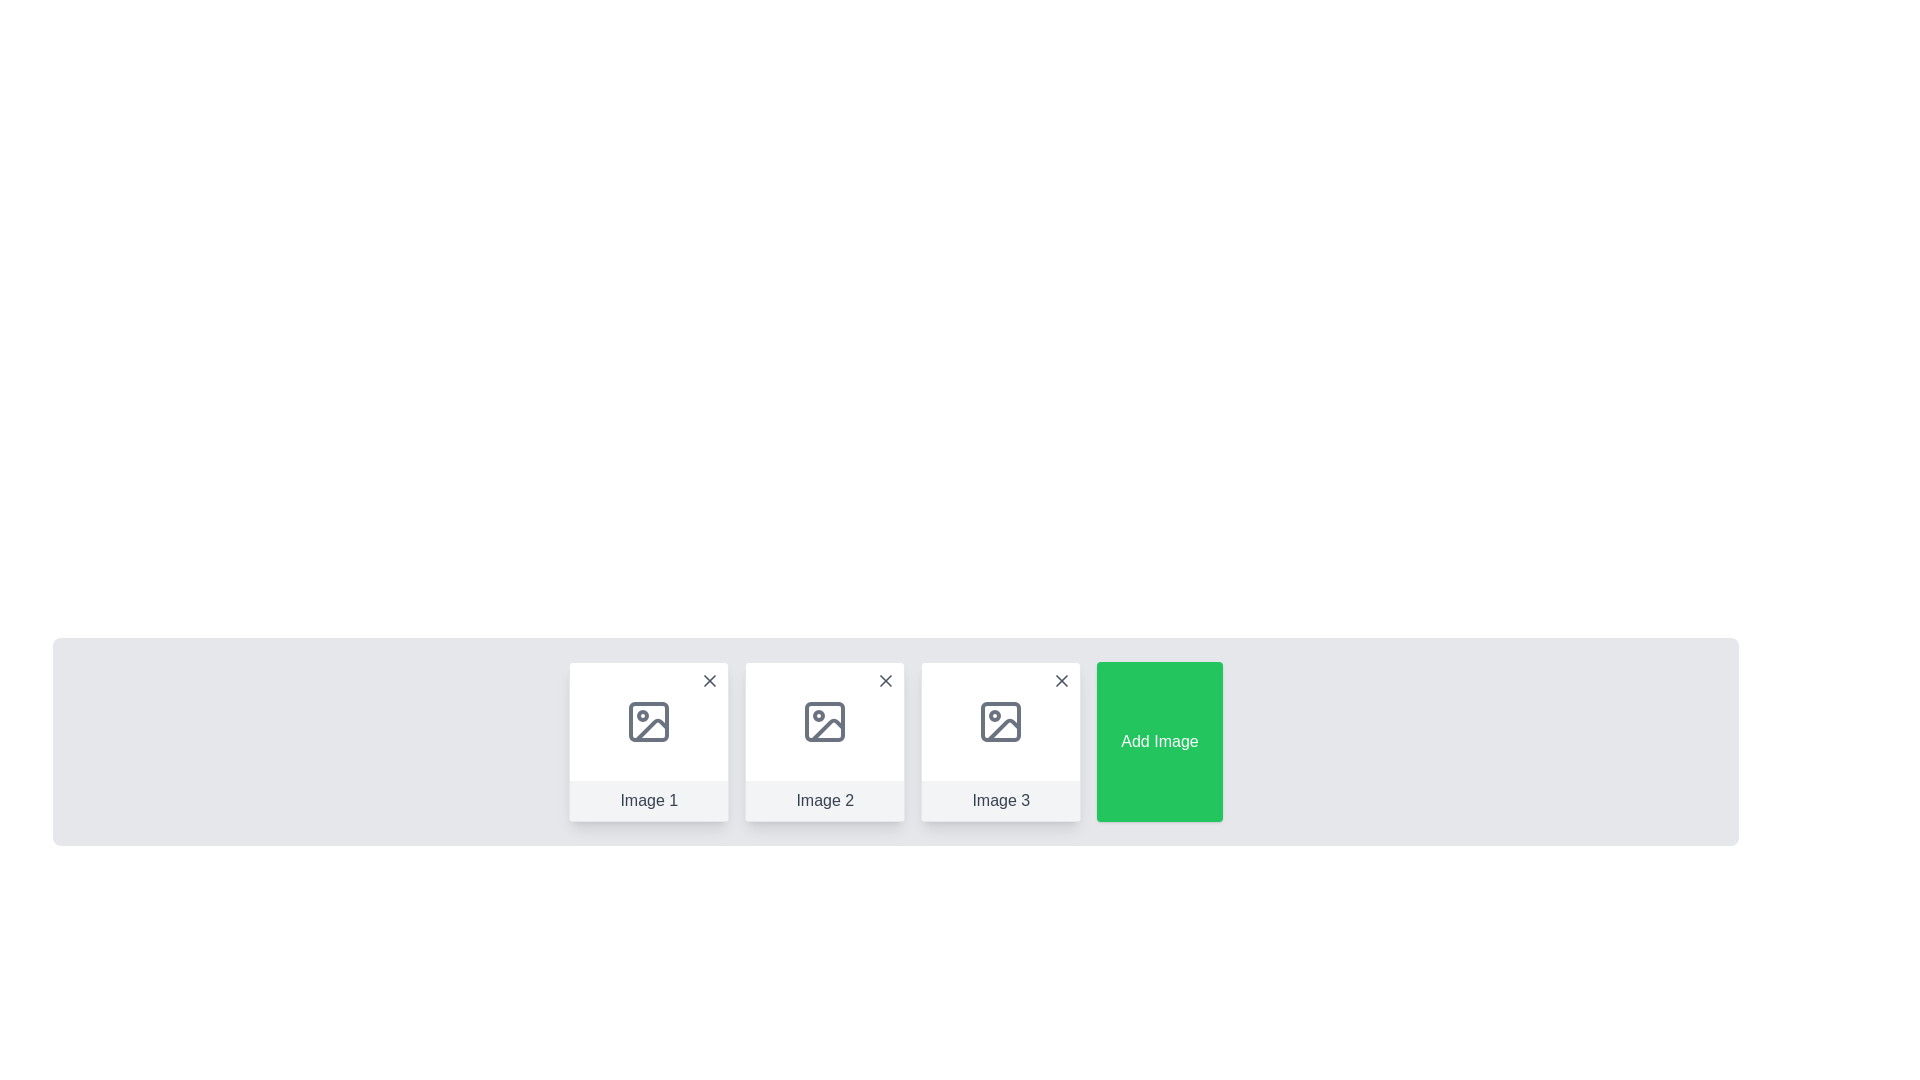  Describe the element at coordinates (825, 800) in the screenshot. I see `the text label displaying 'Image 2' located at the bottom center of the second card in a sequence of three` at that location.